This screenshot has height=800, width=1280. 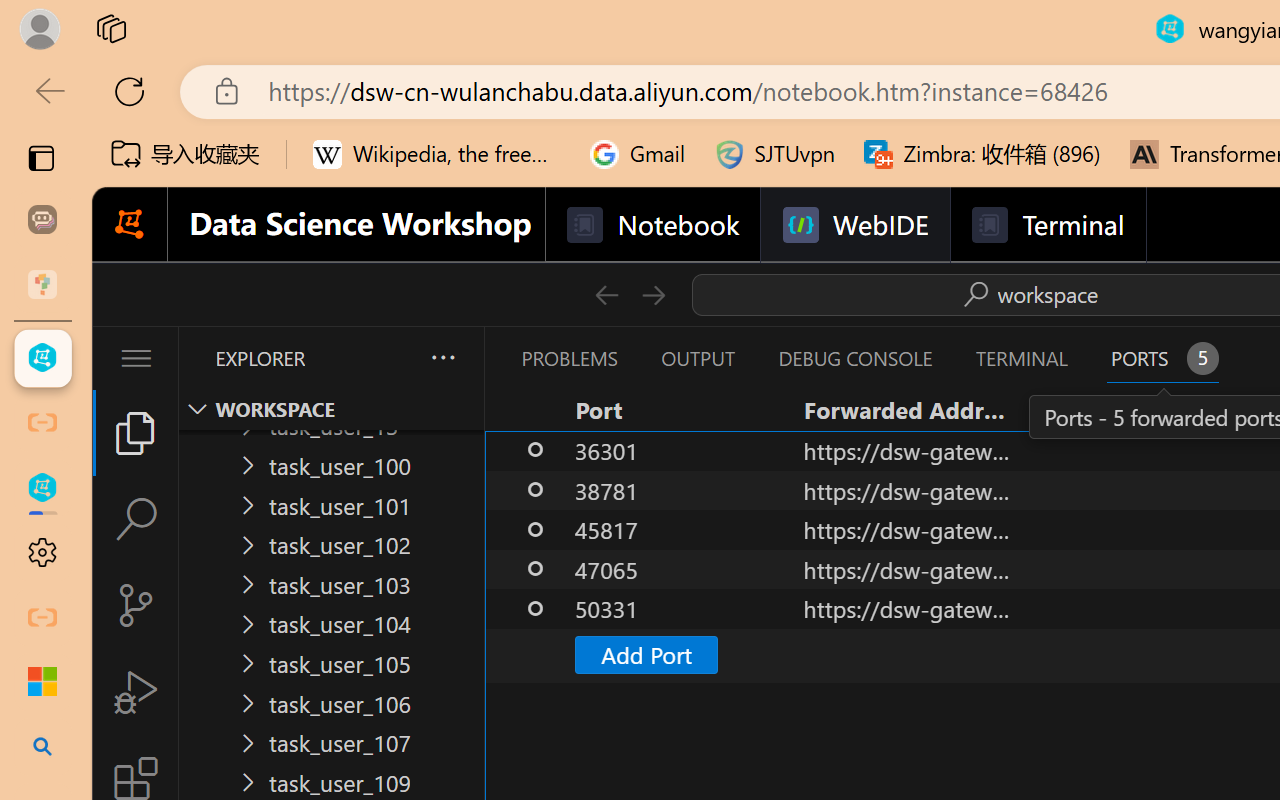 I want to click on 'Class: menubar compact overflow-menu-only', so click(x=134, y=358).